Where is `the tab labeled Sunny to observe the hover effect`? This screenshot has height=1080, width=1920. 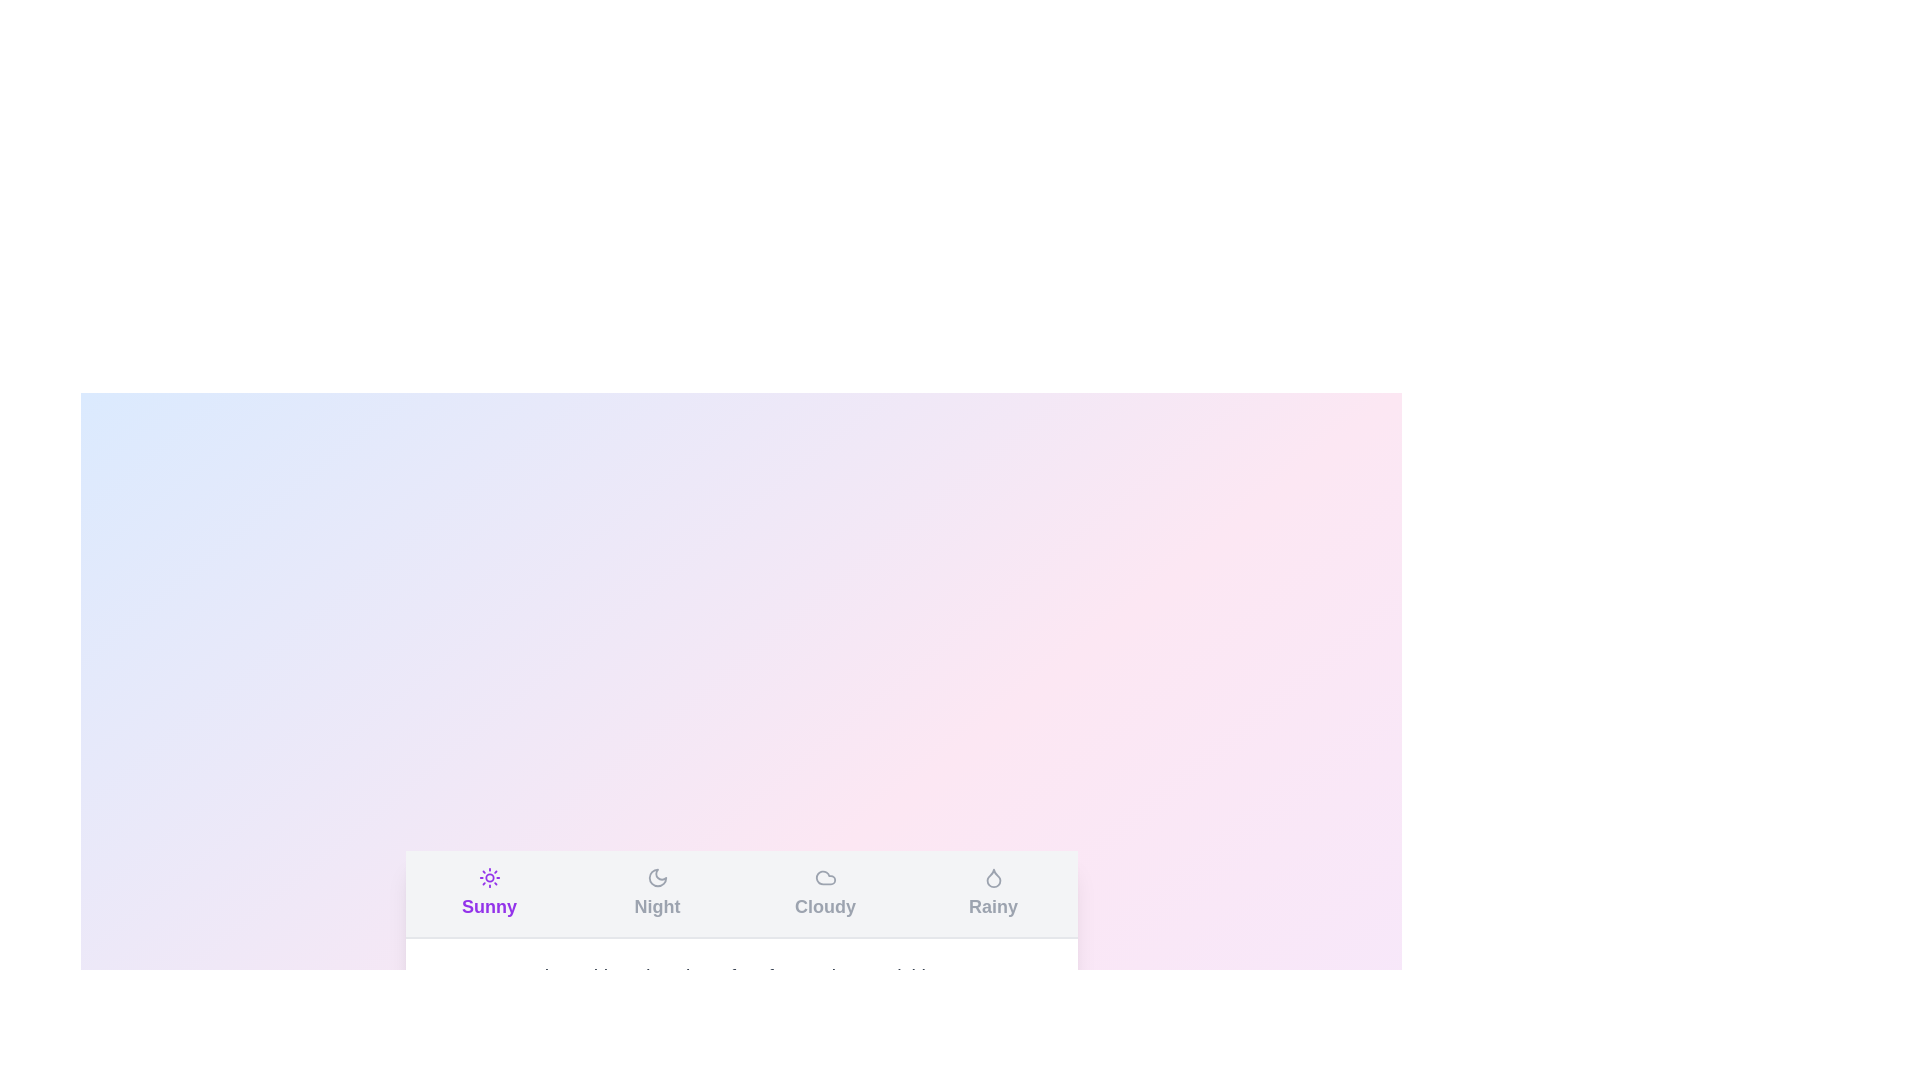
the tab labeled Sunny to observe the hover effect is located at coordinates (489, 893).